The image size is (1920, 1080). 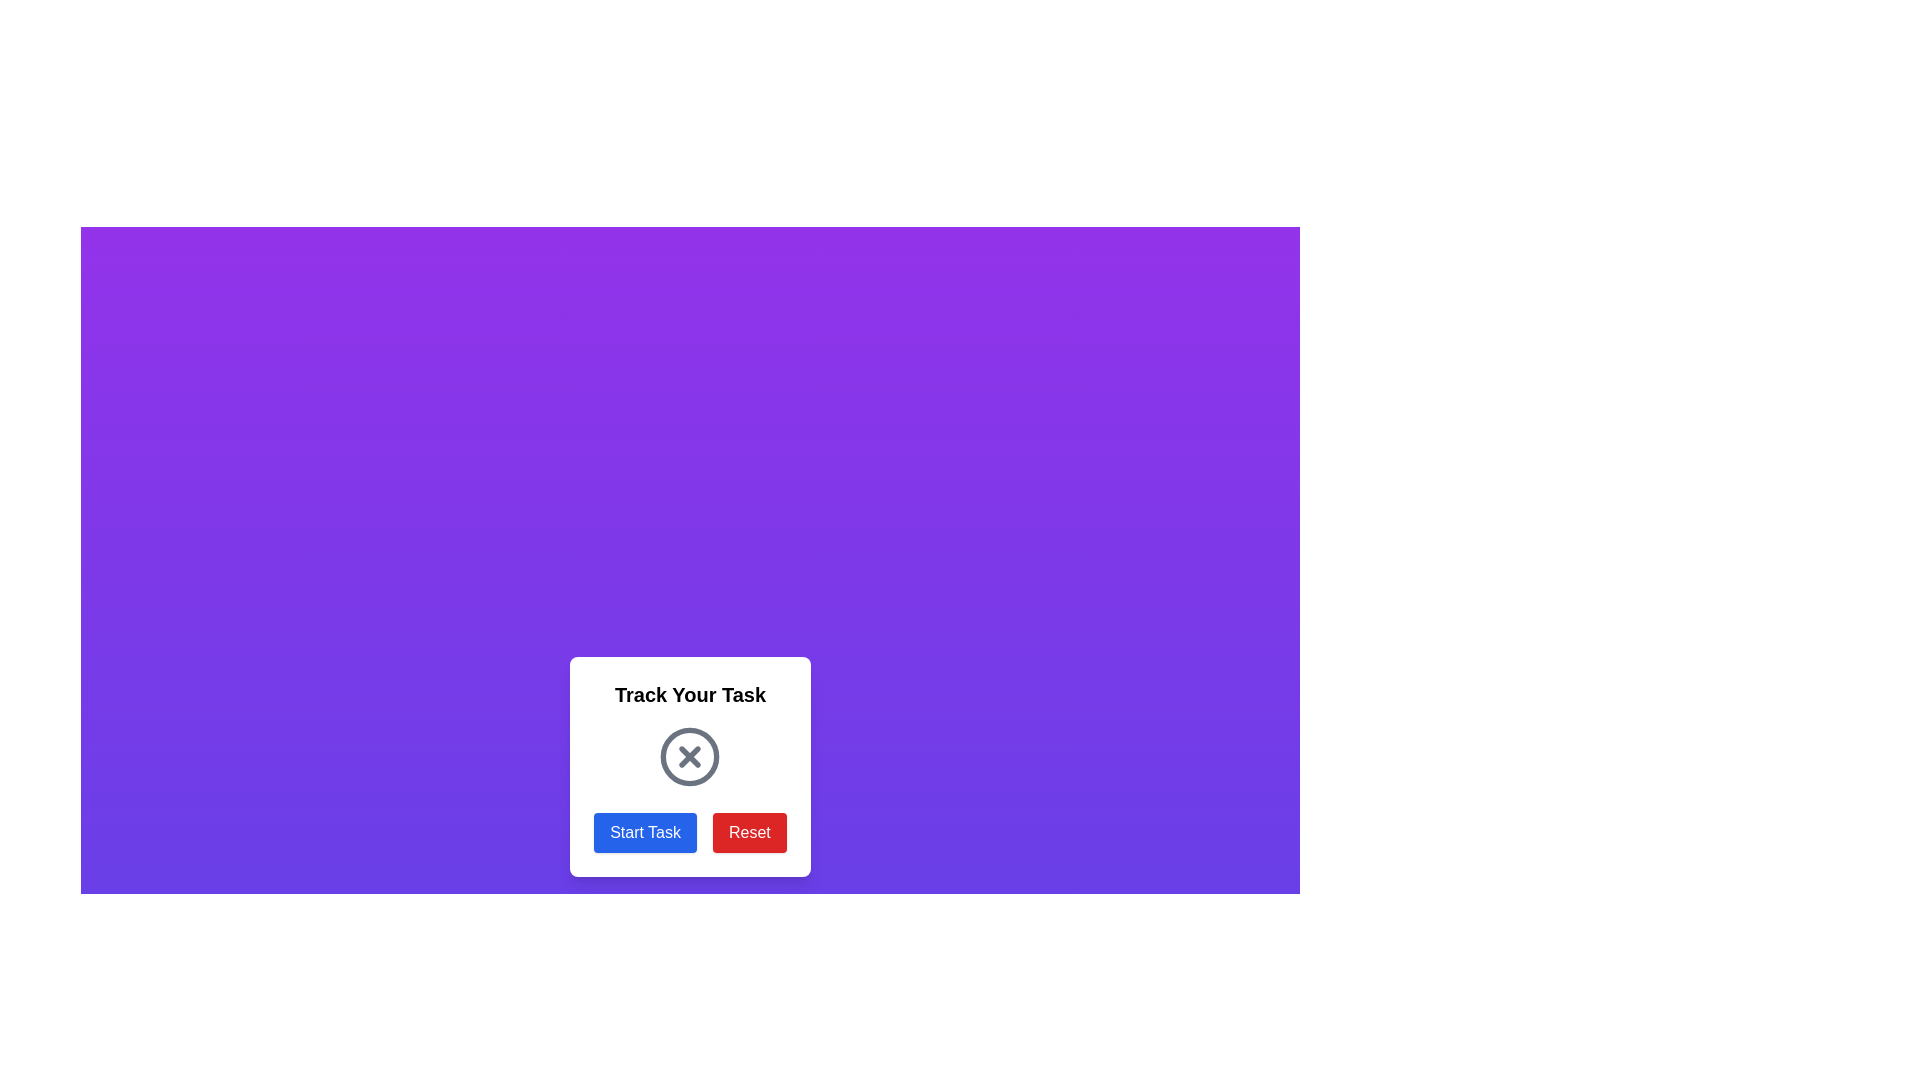 What do you see at coordinates (690, 756) in the screenshot?
I see `the icon that serves as a visual indicator for closing or canceling an action, positioned centrally within the card above the 'Start Task' and 'Reset' buttons` at bounding box center [690, 756].